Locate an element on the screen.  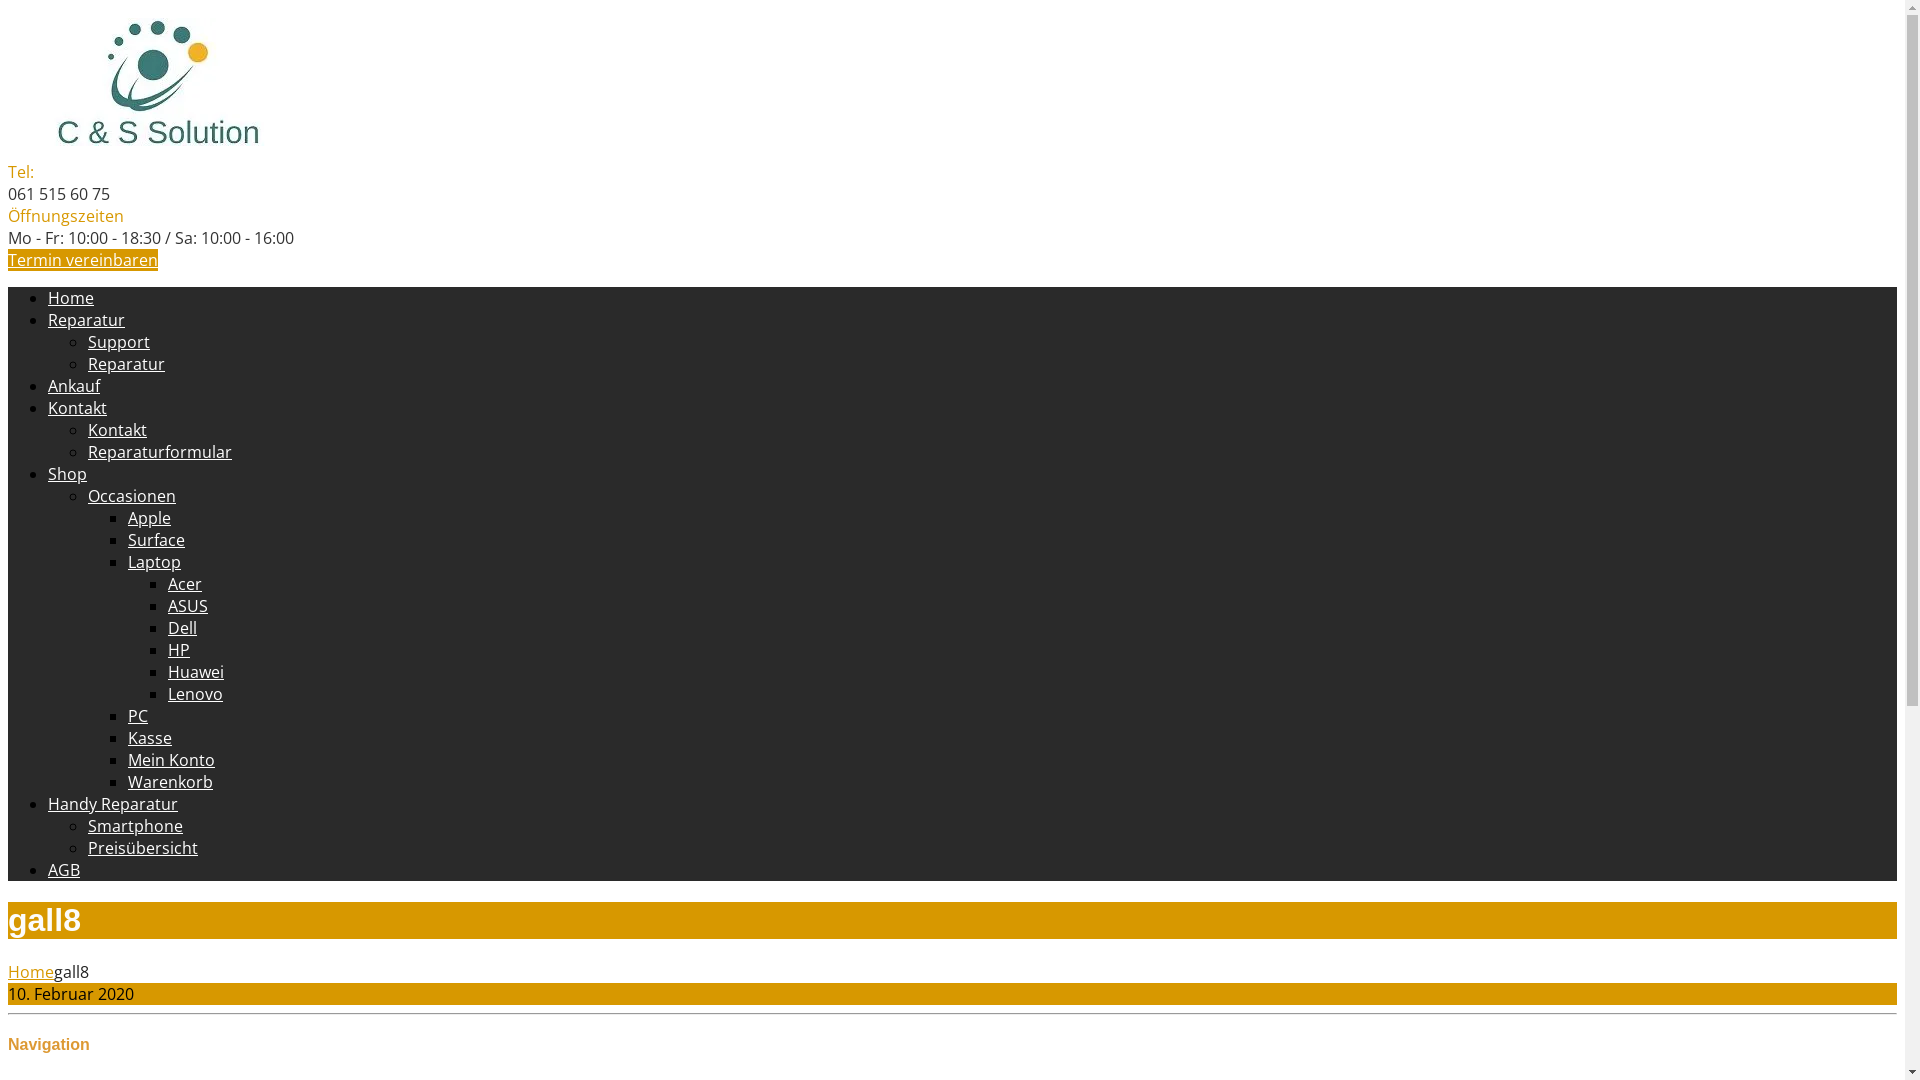
'Kasse' is located at coordinates (148, 737).